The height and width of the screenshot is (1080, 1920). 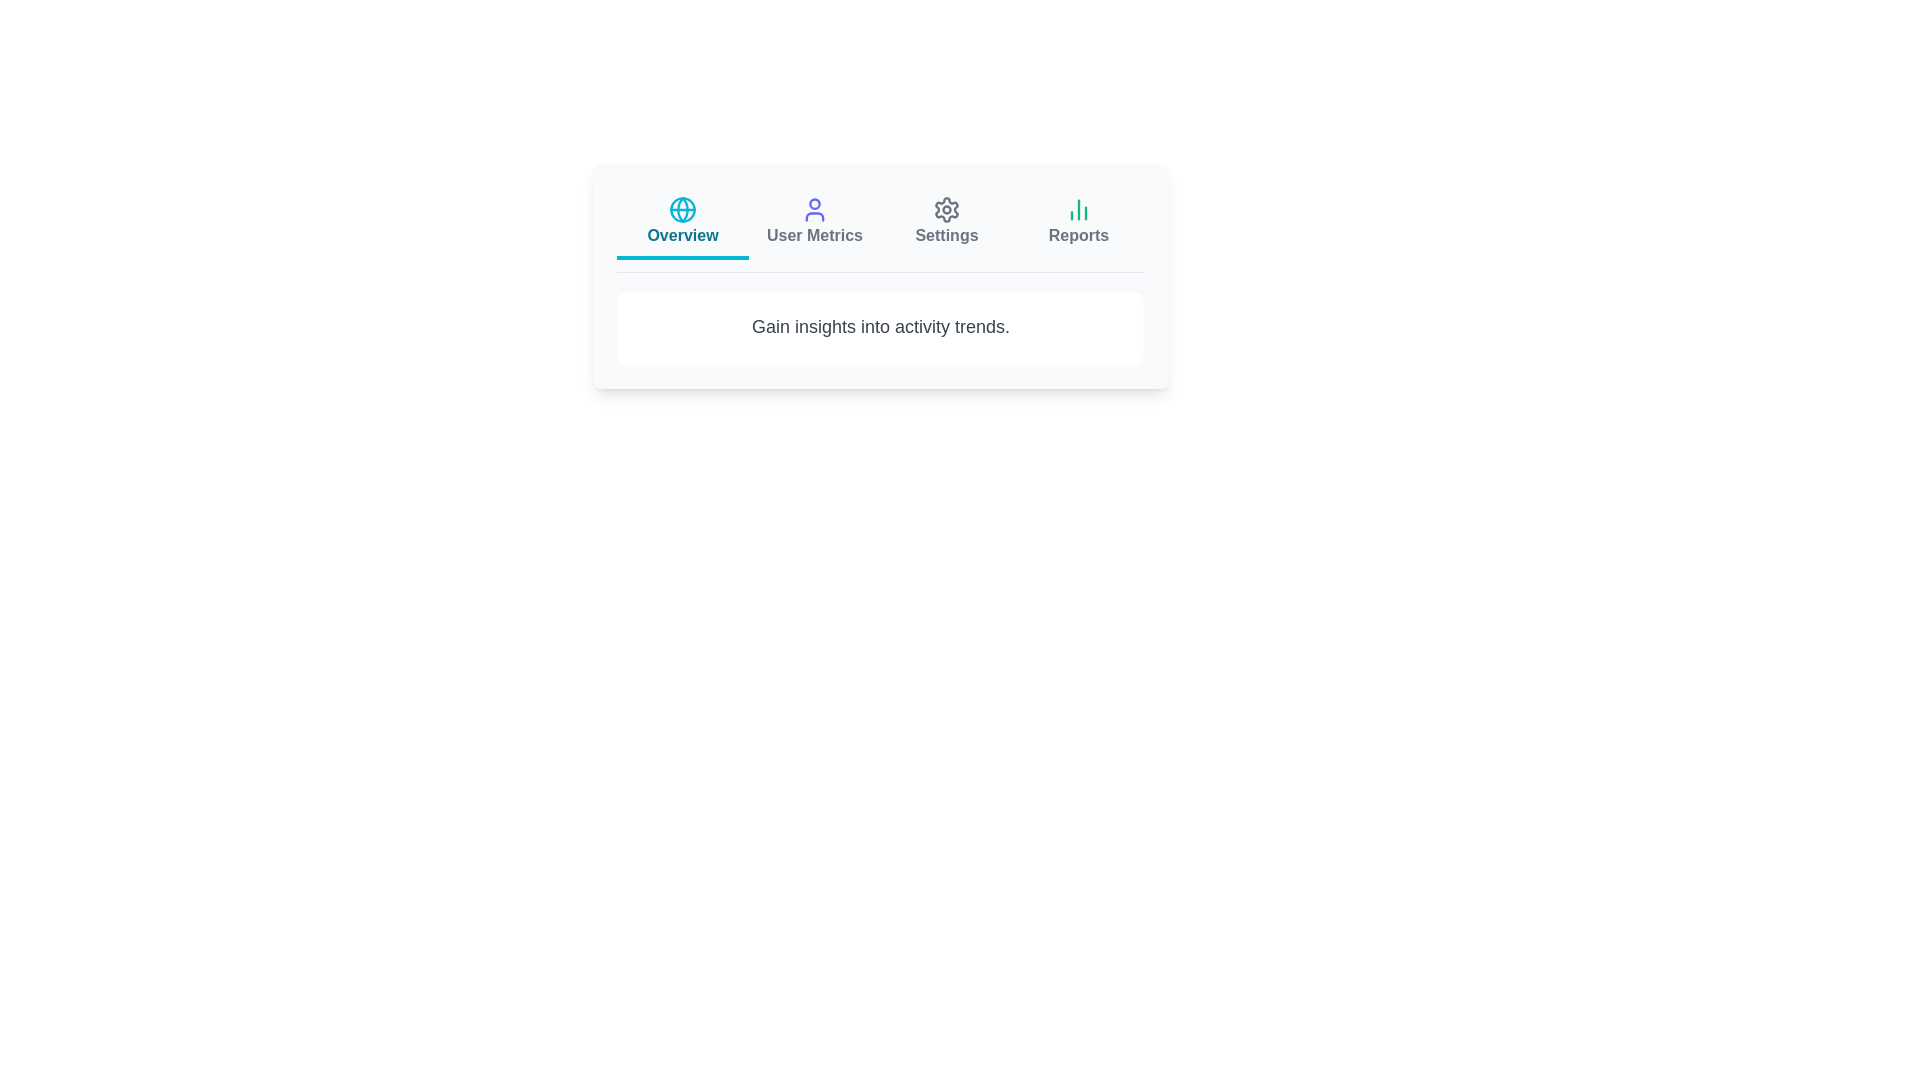 I want to click on the tab labeled Reports, so click(x=1078, y=223).